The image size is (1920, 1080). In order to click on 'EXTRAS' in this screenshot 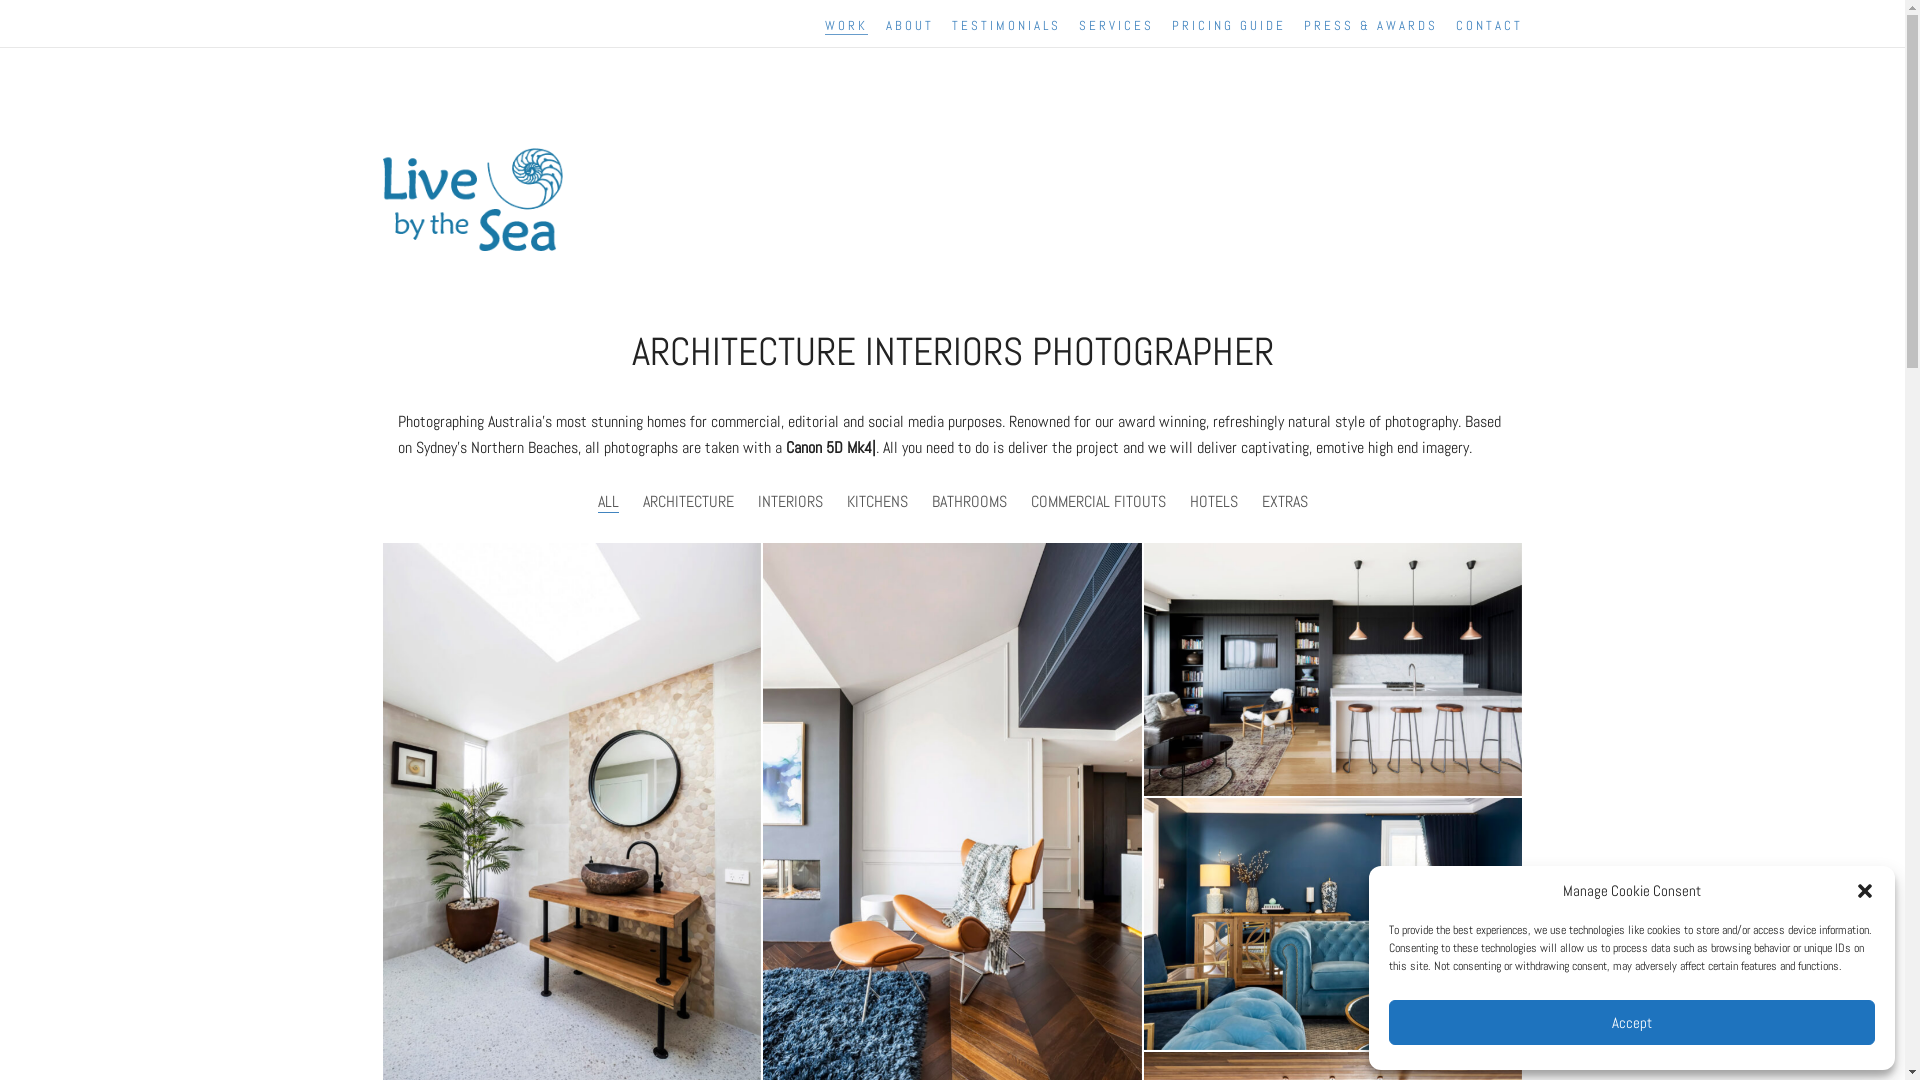, I will do `click(1285, 500)`.